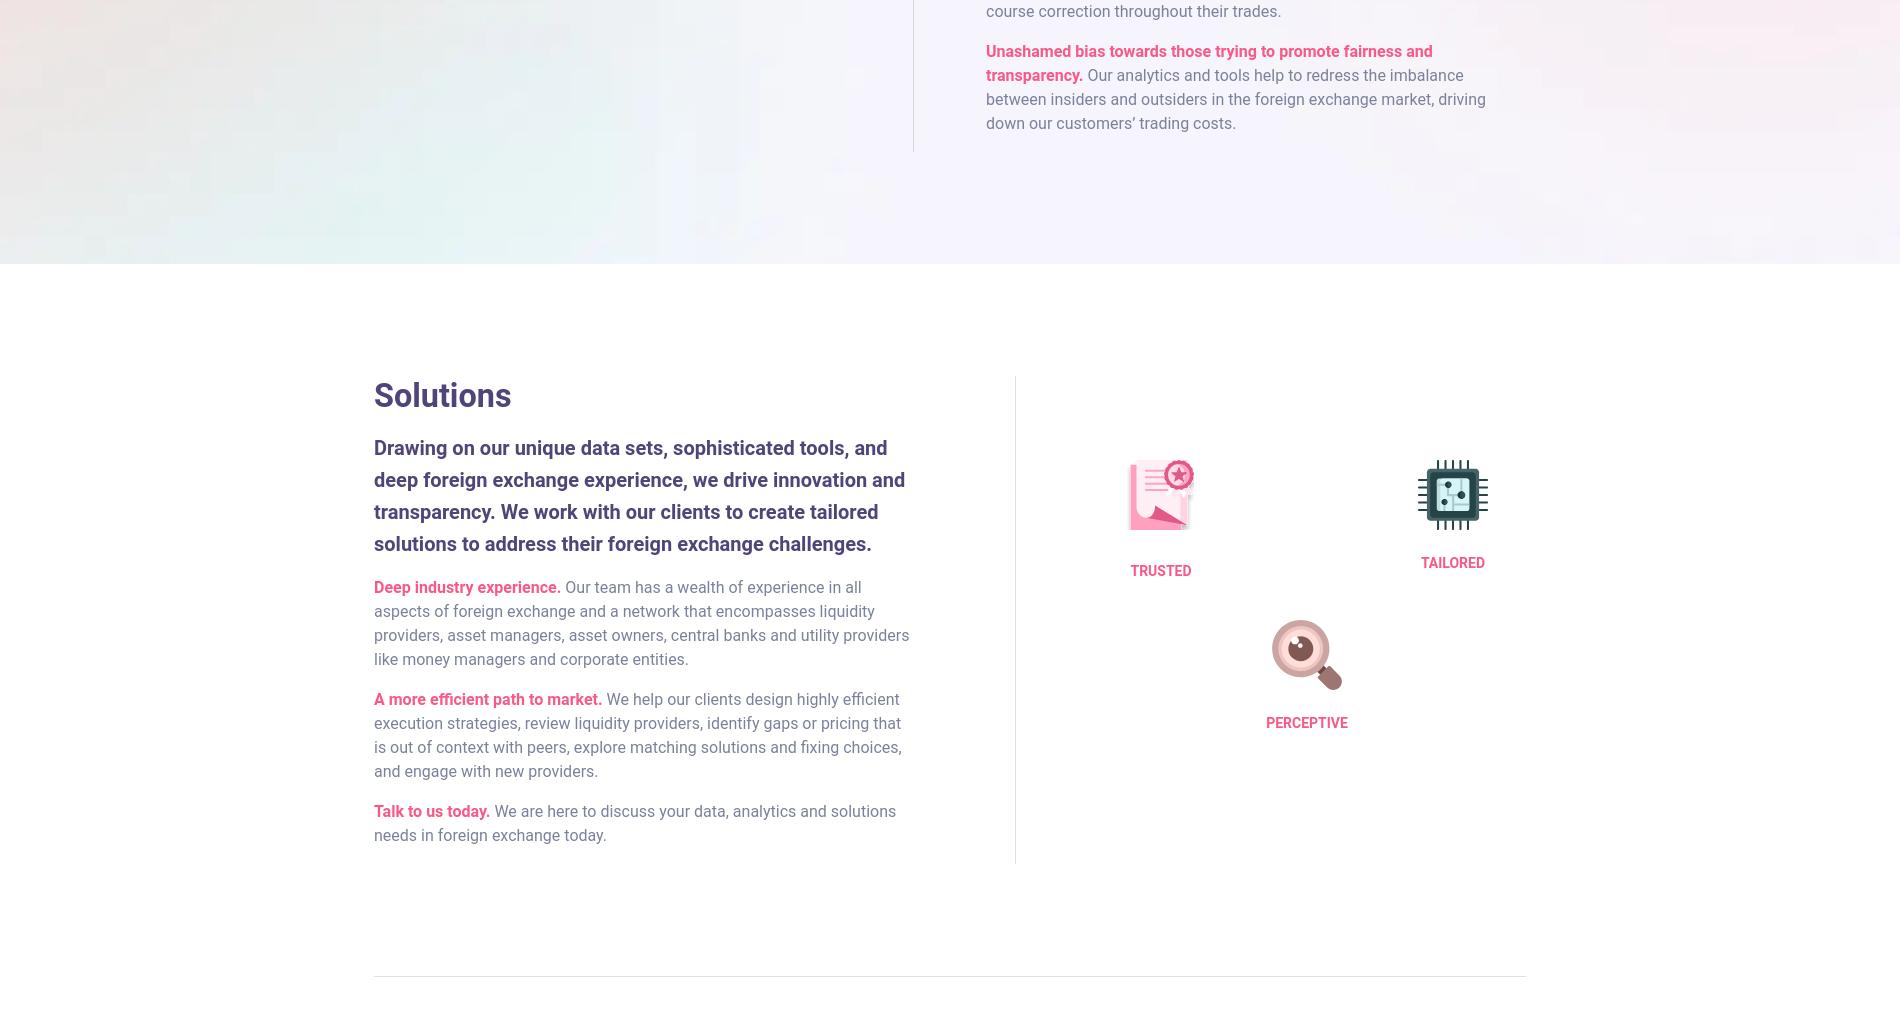 This screenshot has width=1900, height=1029. I want to click on 'We are here to discuss your data, analytics and solutions needs in foreign exchange today.', so click(634, 821).